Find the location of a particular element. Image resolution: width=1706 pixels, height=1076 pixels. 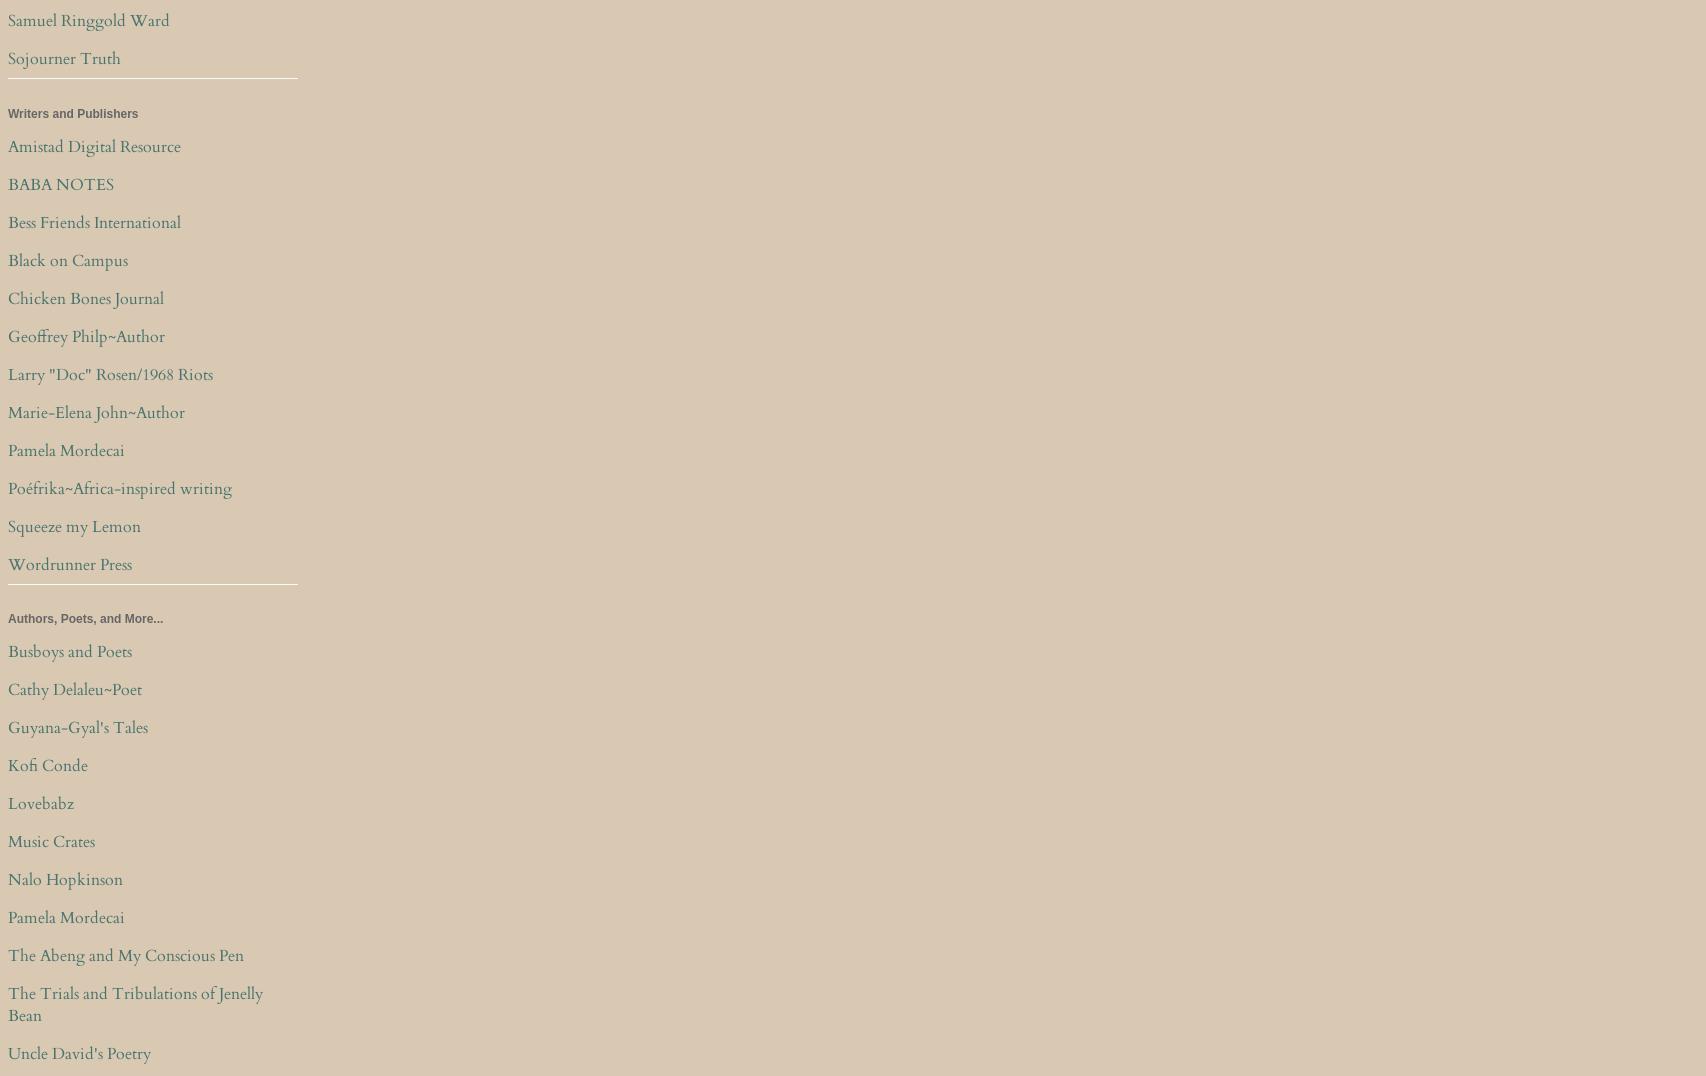

'Amistad Digital Resource' is located at coordinates (94, 146).